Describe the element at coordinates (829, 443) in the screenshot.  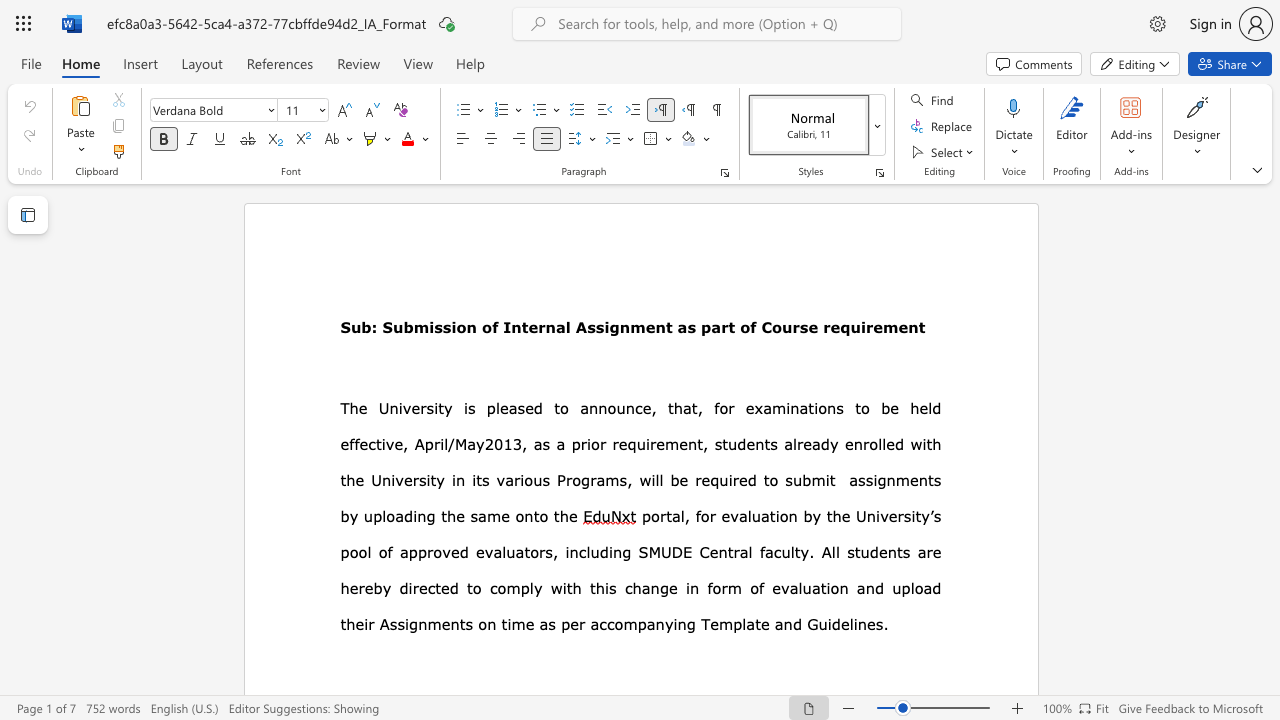
I see `the subset text "y enrolled with the University in its various Pr" within the text "already enrolled with the University in its various Programs,"` at that location.